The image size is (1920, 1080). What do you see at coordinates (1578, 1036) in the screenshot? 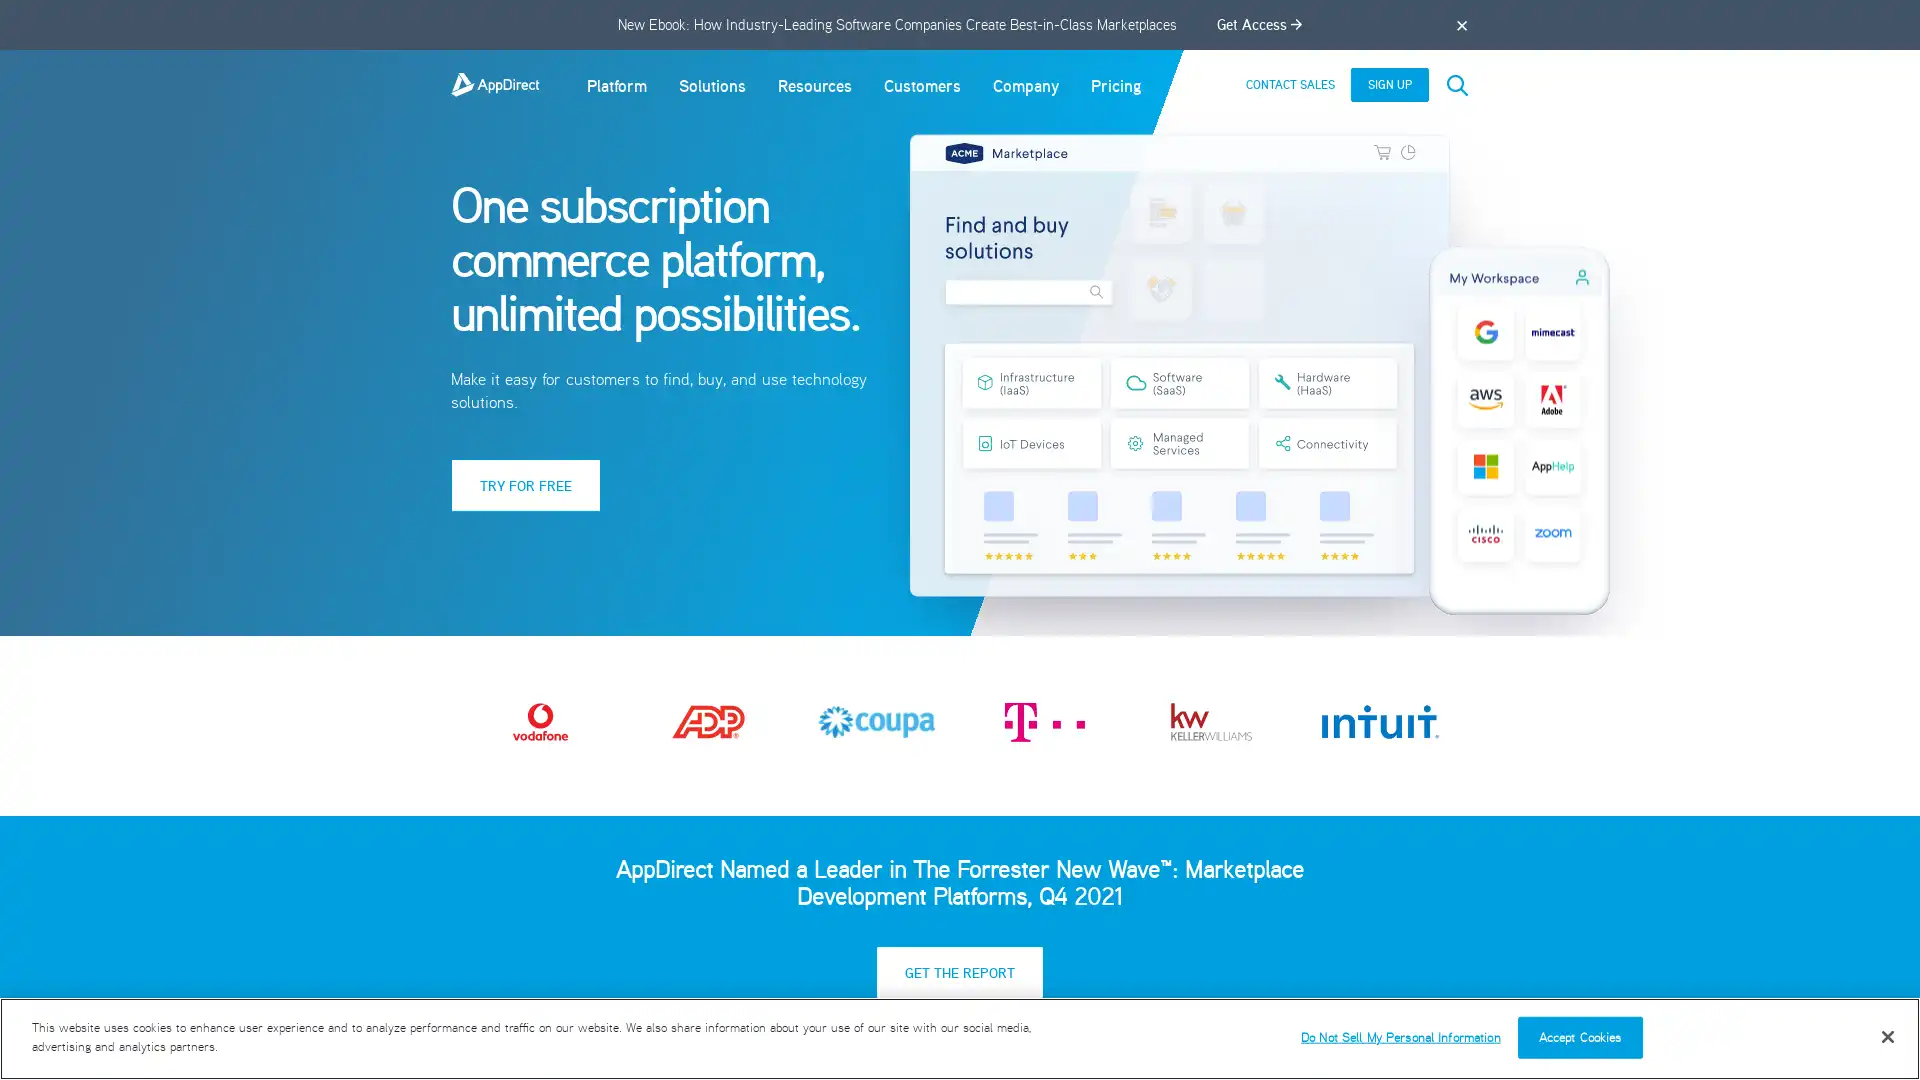
I see `Accept Cookies` at bounding box center [1578, 1036].